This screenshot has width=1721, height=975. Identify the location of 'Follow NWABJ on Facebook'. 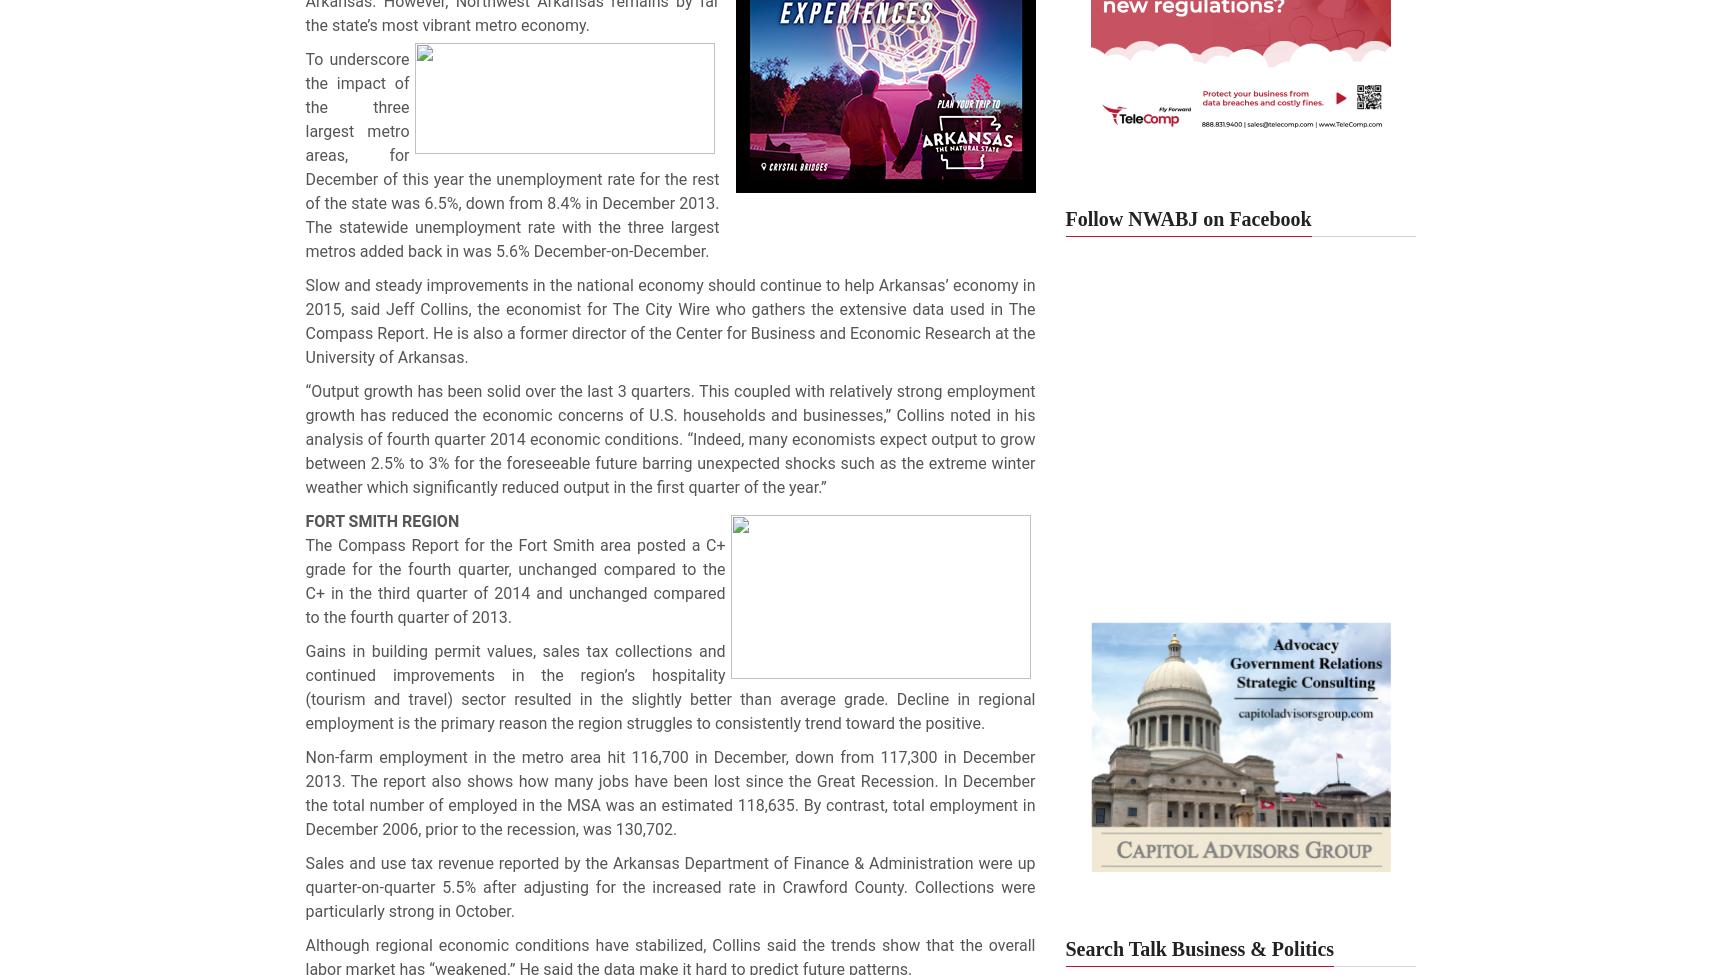
(1188, 218).